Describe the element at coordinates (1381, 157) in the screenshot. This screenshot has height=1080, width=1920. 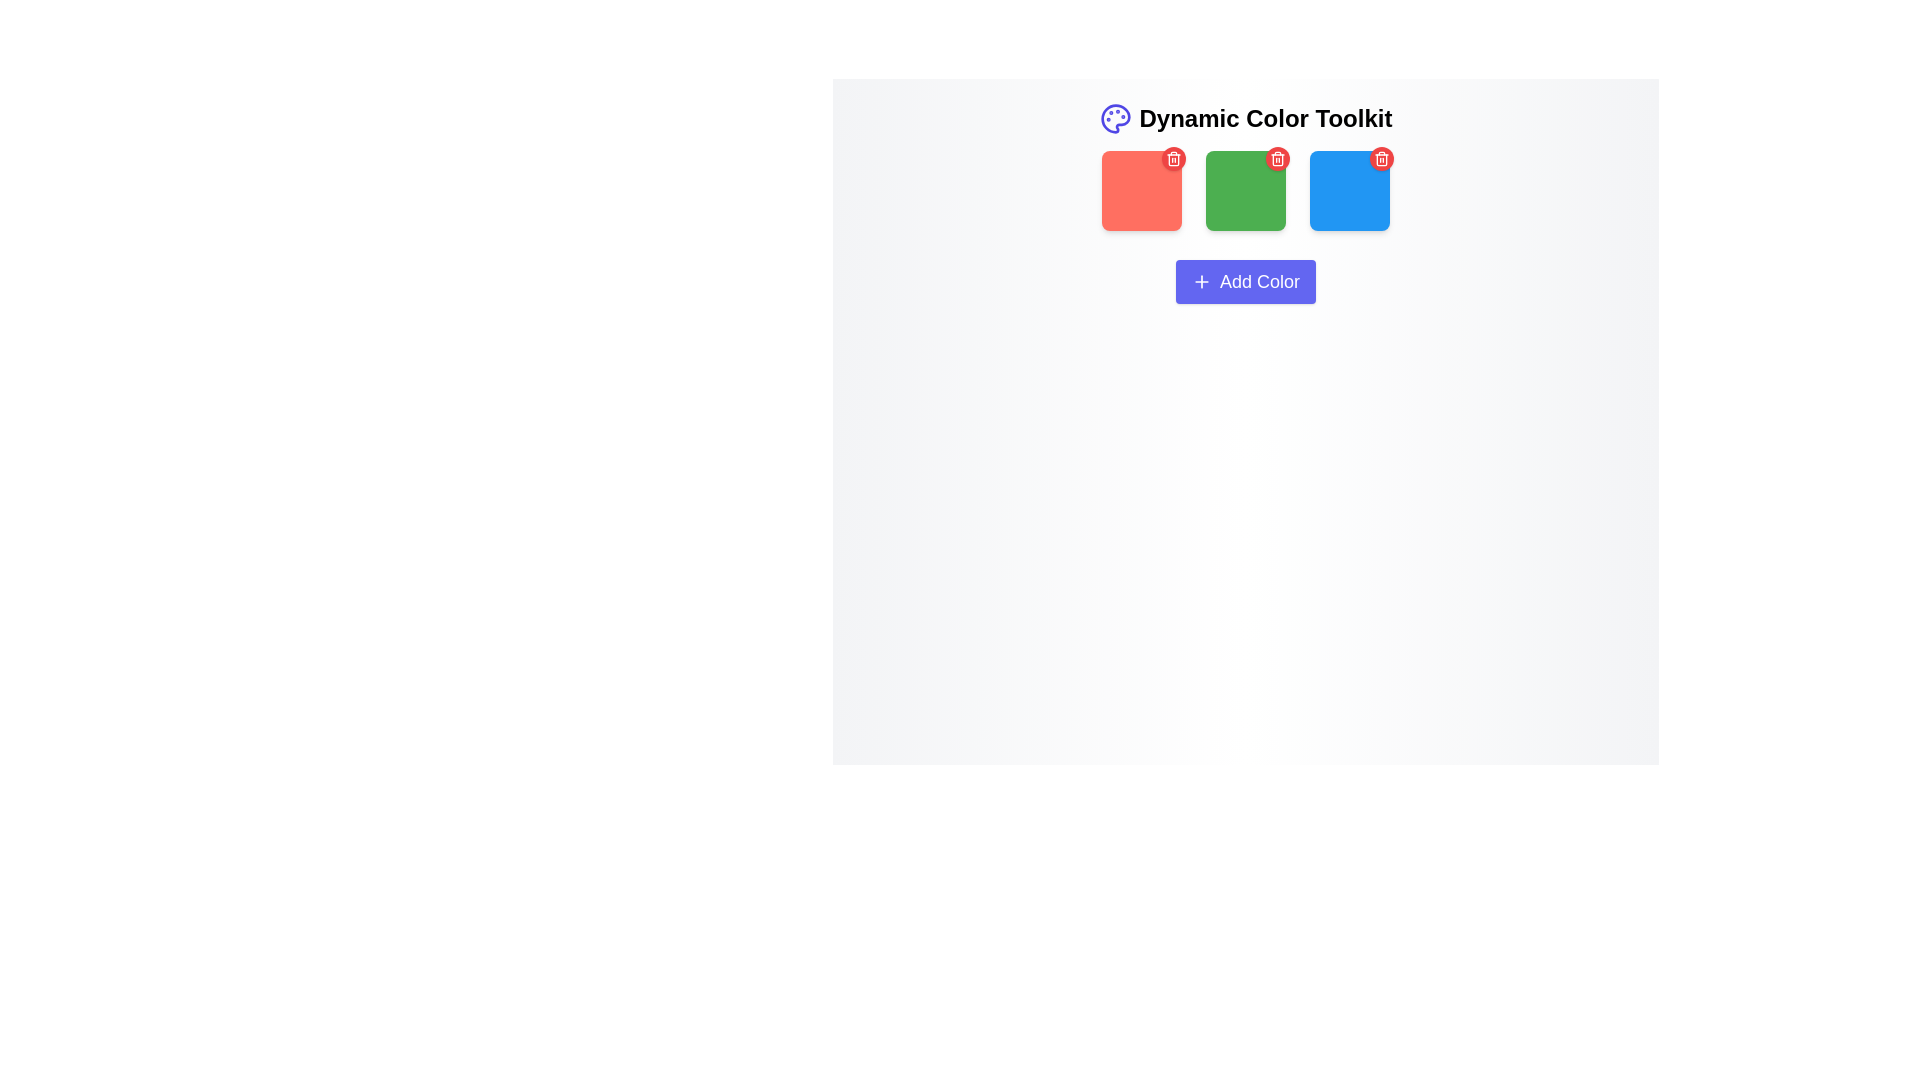
I see `the small circular red button with a white trash bin icon located above and slightly to the right of the blue square tile` at that location.